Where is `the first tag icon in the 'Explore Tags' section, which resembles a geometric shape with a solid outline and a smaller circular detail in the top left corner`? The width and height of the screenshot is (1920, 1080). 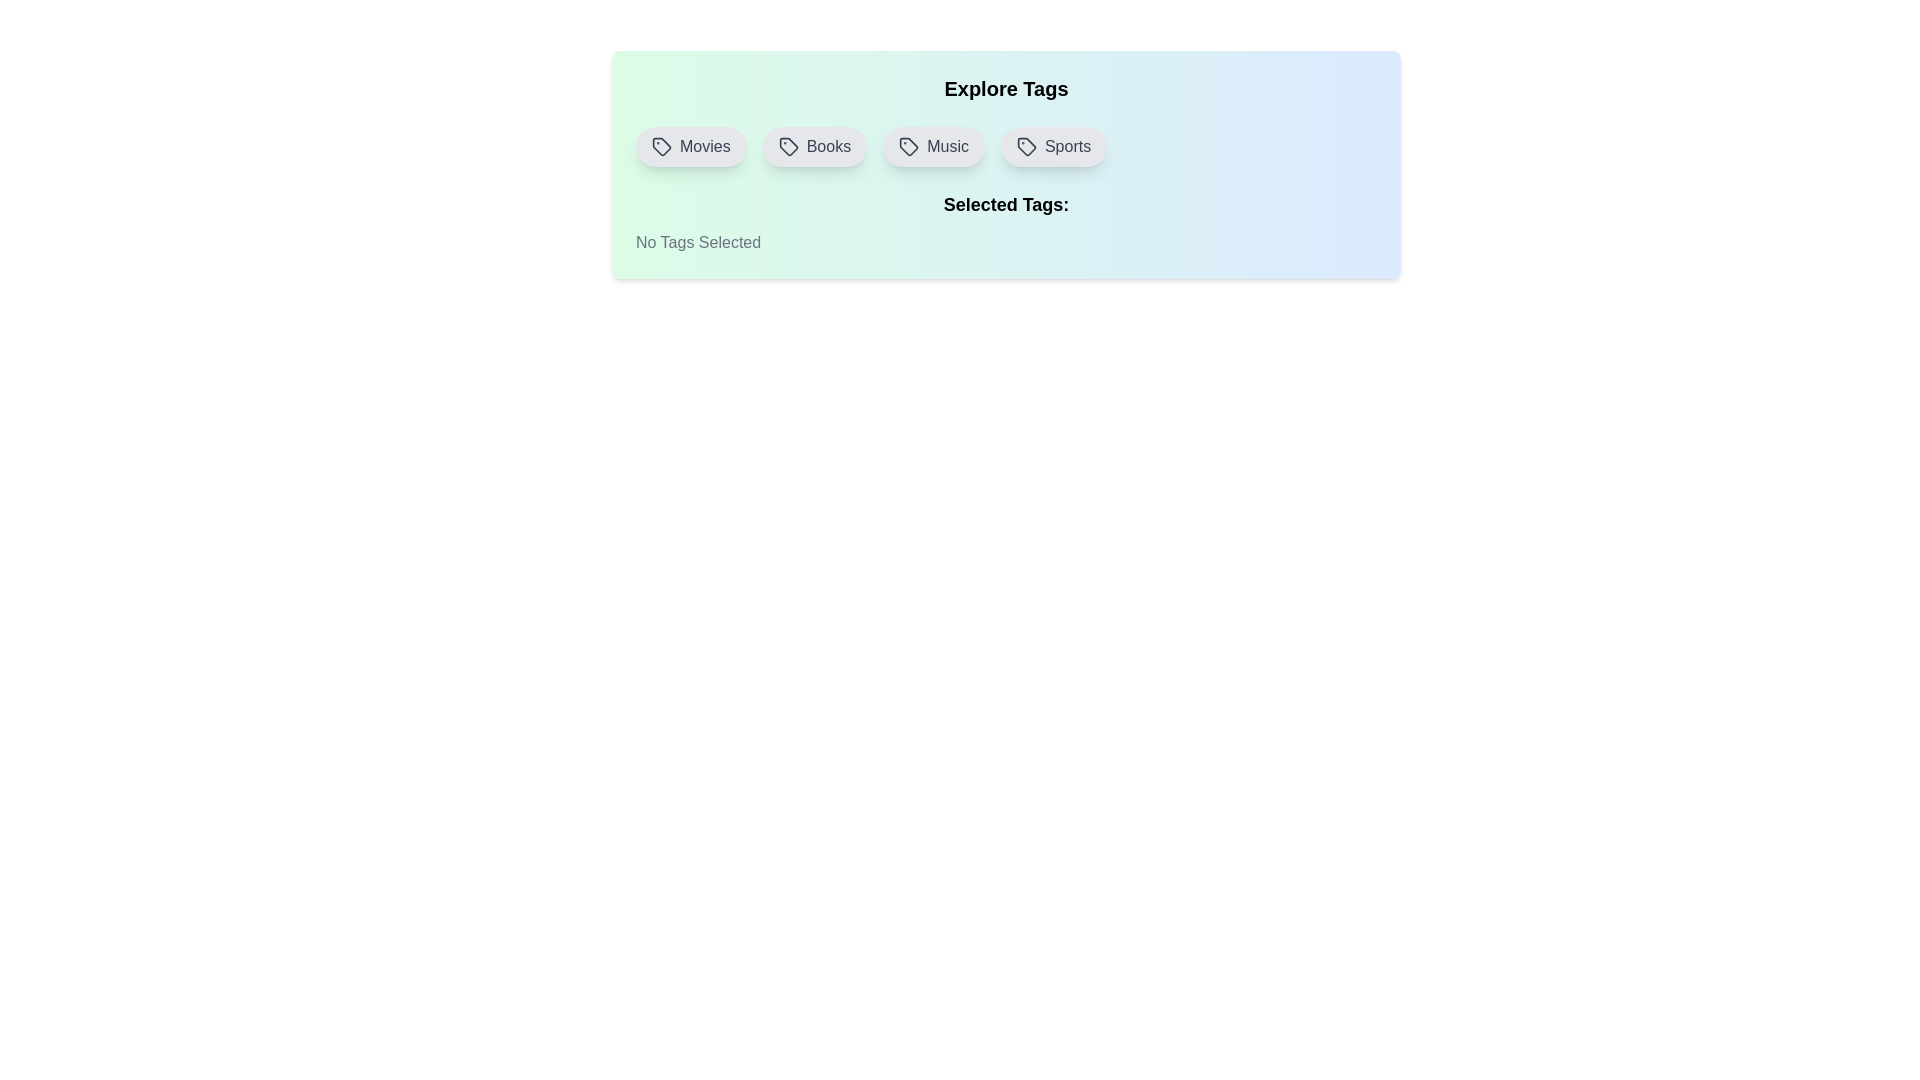 the first tag icon in the 'Explore Tags' section, which resembles a geometric shape with a solid outline and a smaller circular detail in the top left corner is located at coordinates (662, 145).